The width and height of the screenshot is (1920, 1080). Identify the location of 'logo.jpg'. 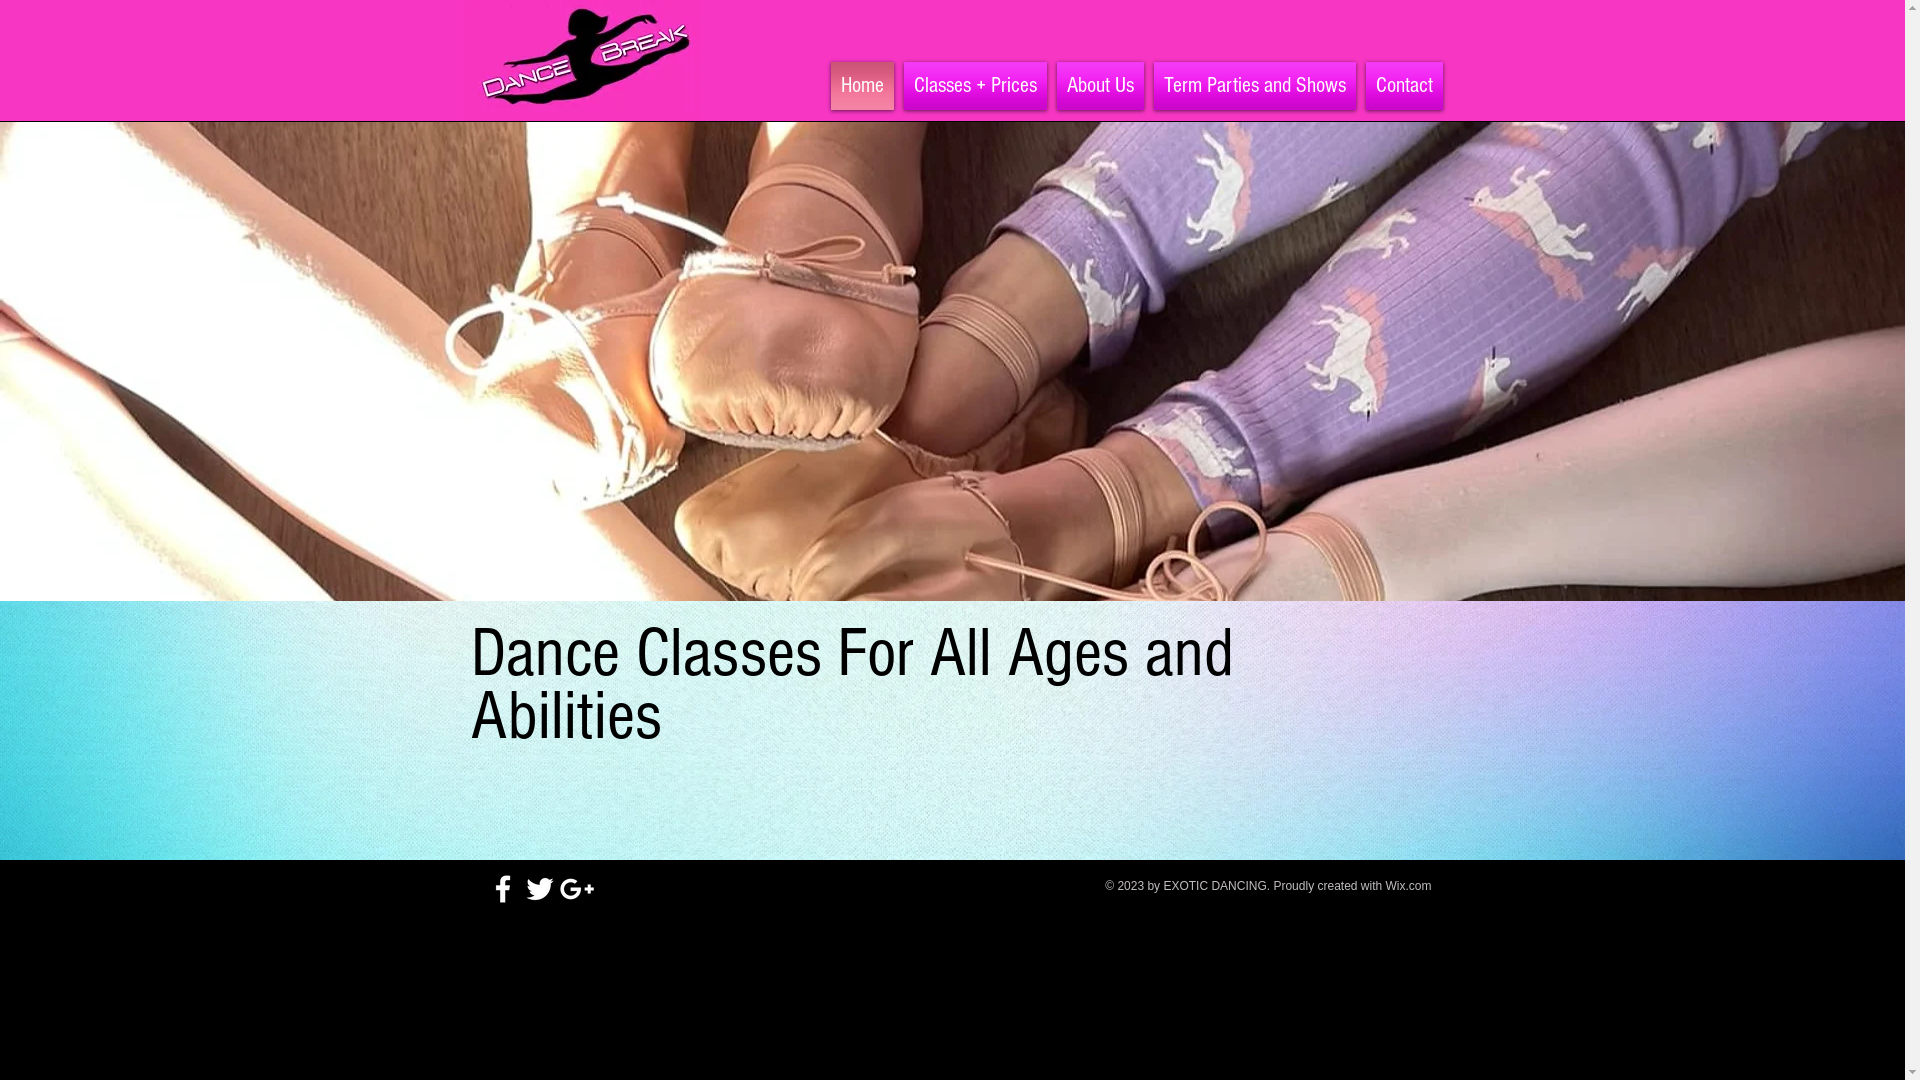
(579, 59).